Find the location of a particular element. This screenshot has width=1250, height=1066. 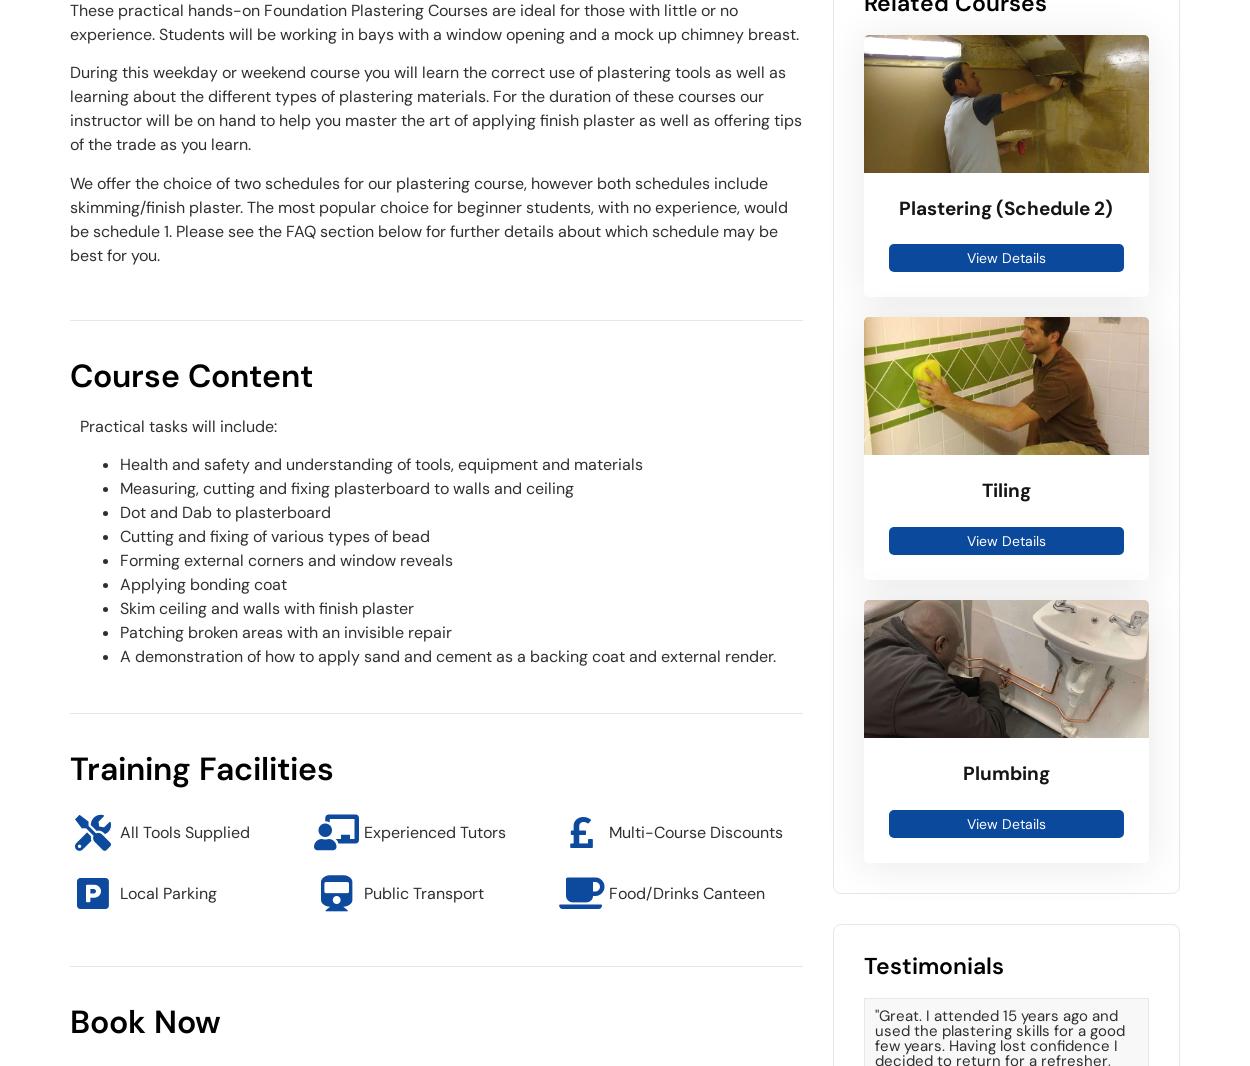

'A demonstration of how to apply sand and cement as a backing coat and external render.' is located at coordinates (447, 655).